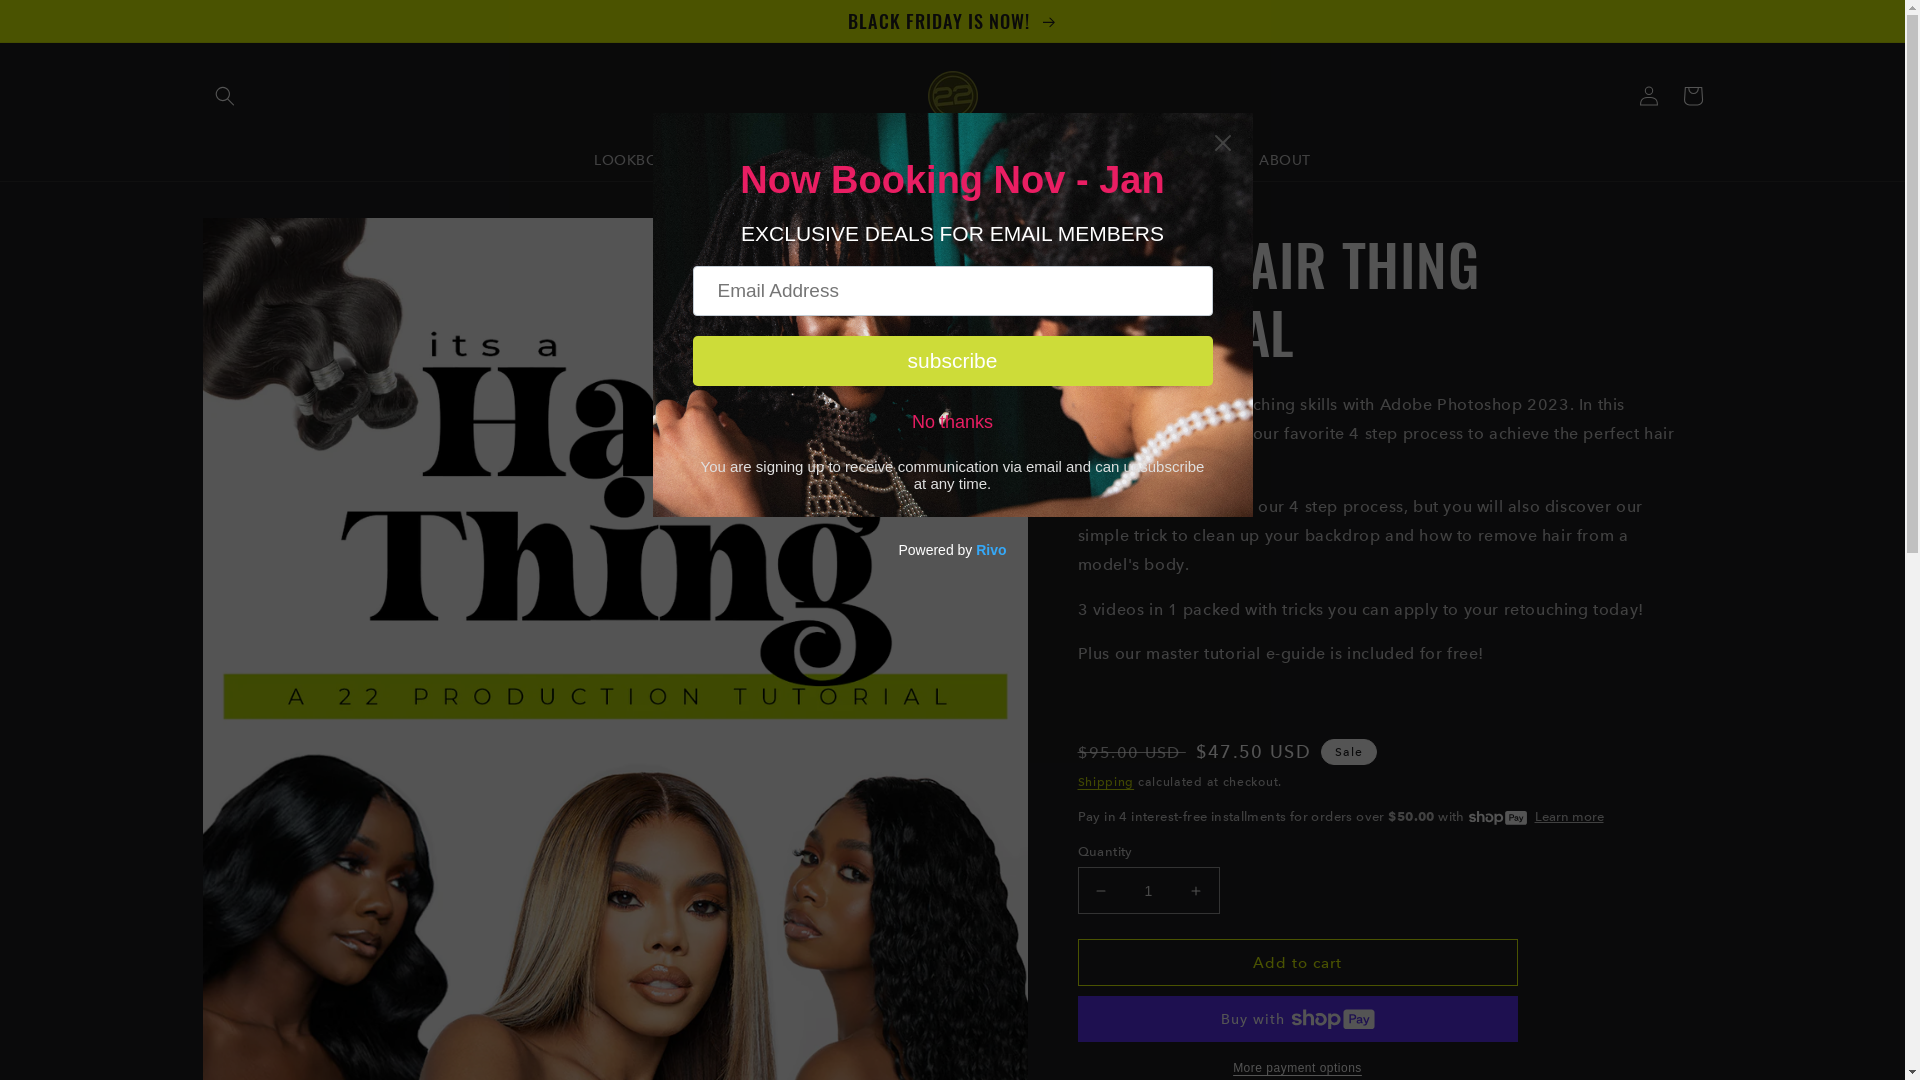  Describe the element at coordinates (756, 158) in the screenshot. I see `'SERVICES'` at that location.